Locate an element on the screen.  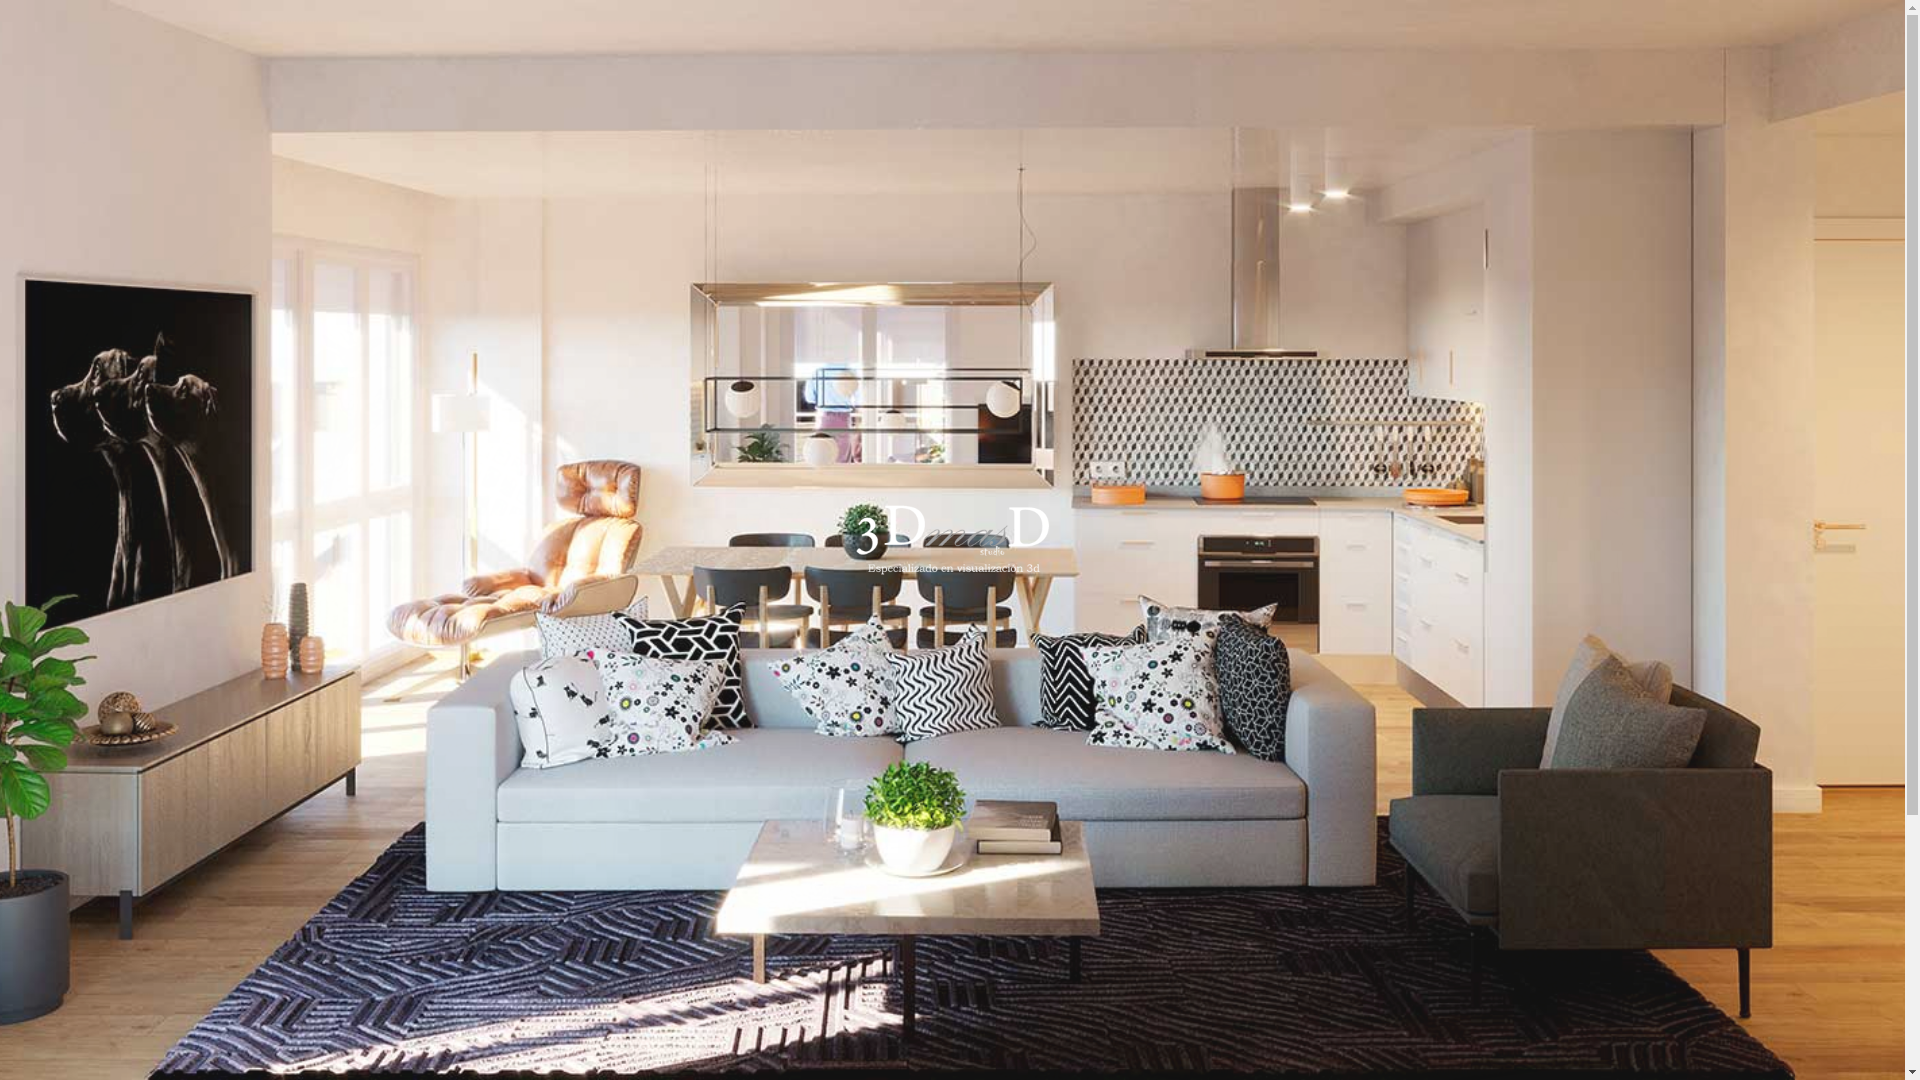
'Skip to content' is located at coordinates (0, 0).